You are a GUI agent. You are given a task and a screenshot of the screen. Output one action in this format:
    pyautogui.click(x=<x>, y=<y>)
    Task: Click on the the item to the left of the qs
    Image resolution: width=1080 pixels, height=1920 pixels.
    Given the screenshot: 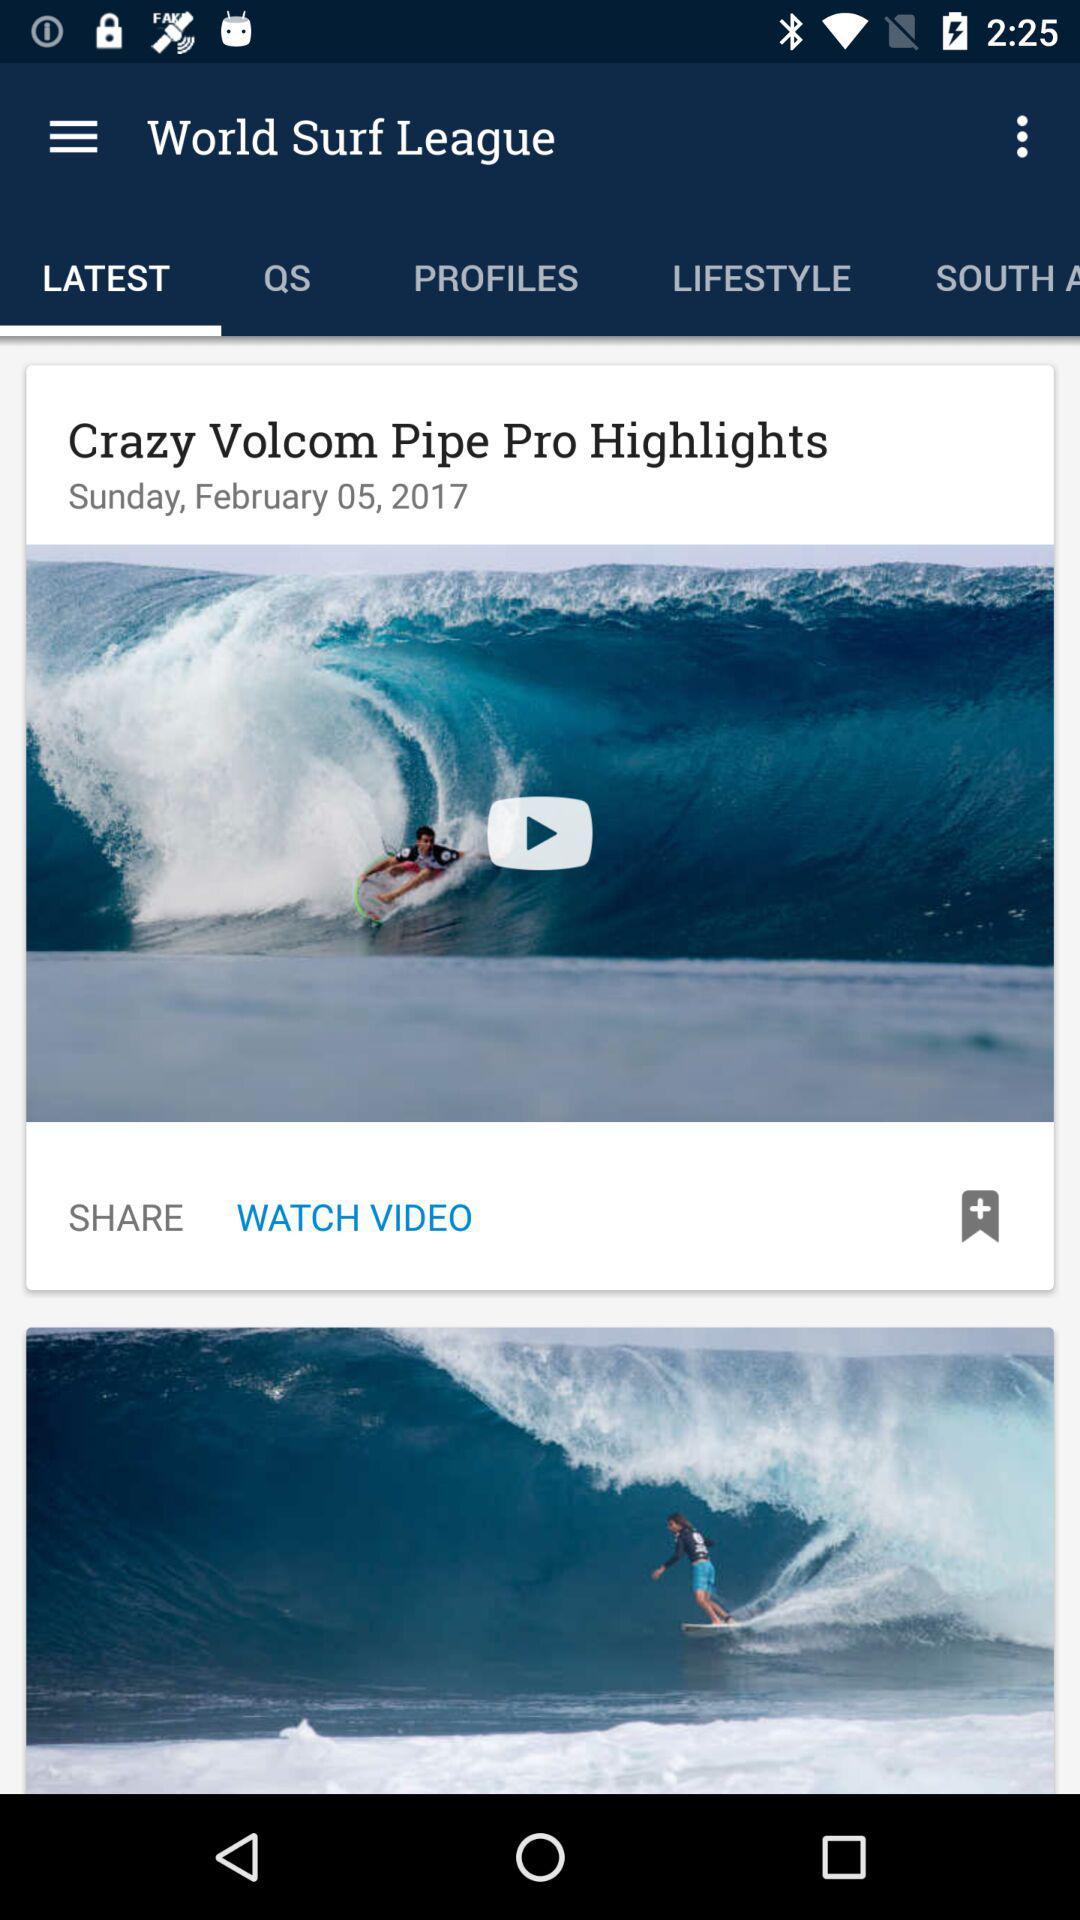 What is the action you would take?
    pyautogui.click(x=110, y=272)
    